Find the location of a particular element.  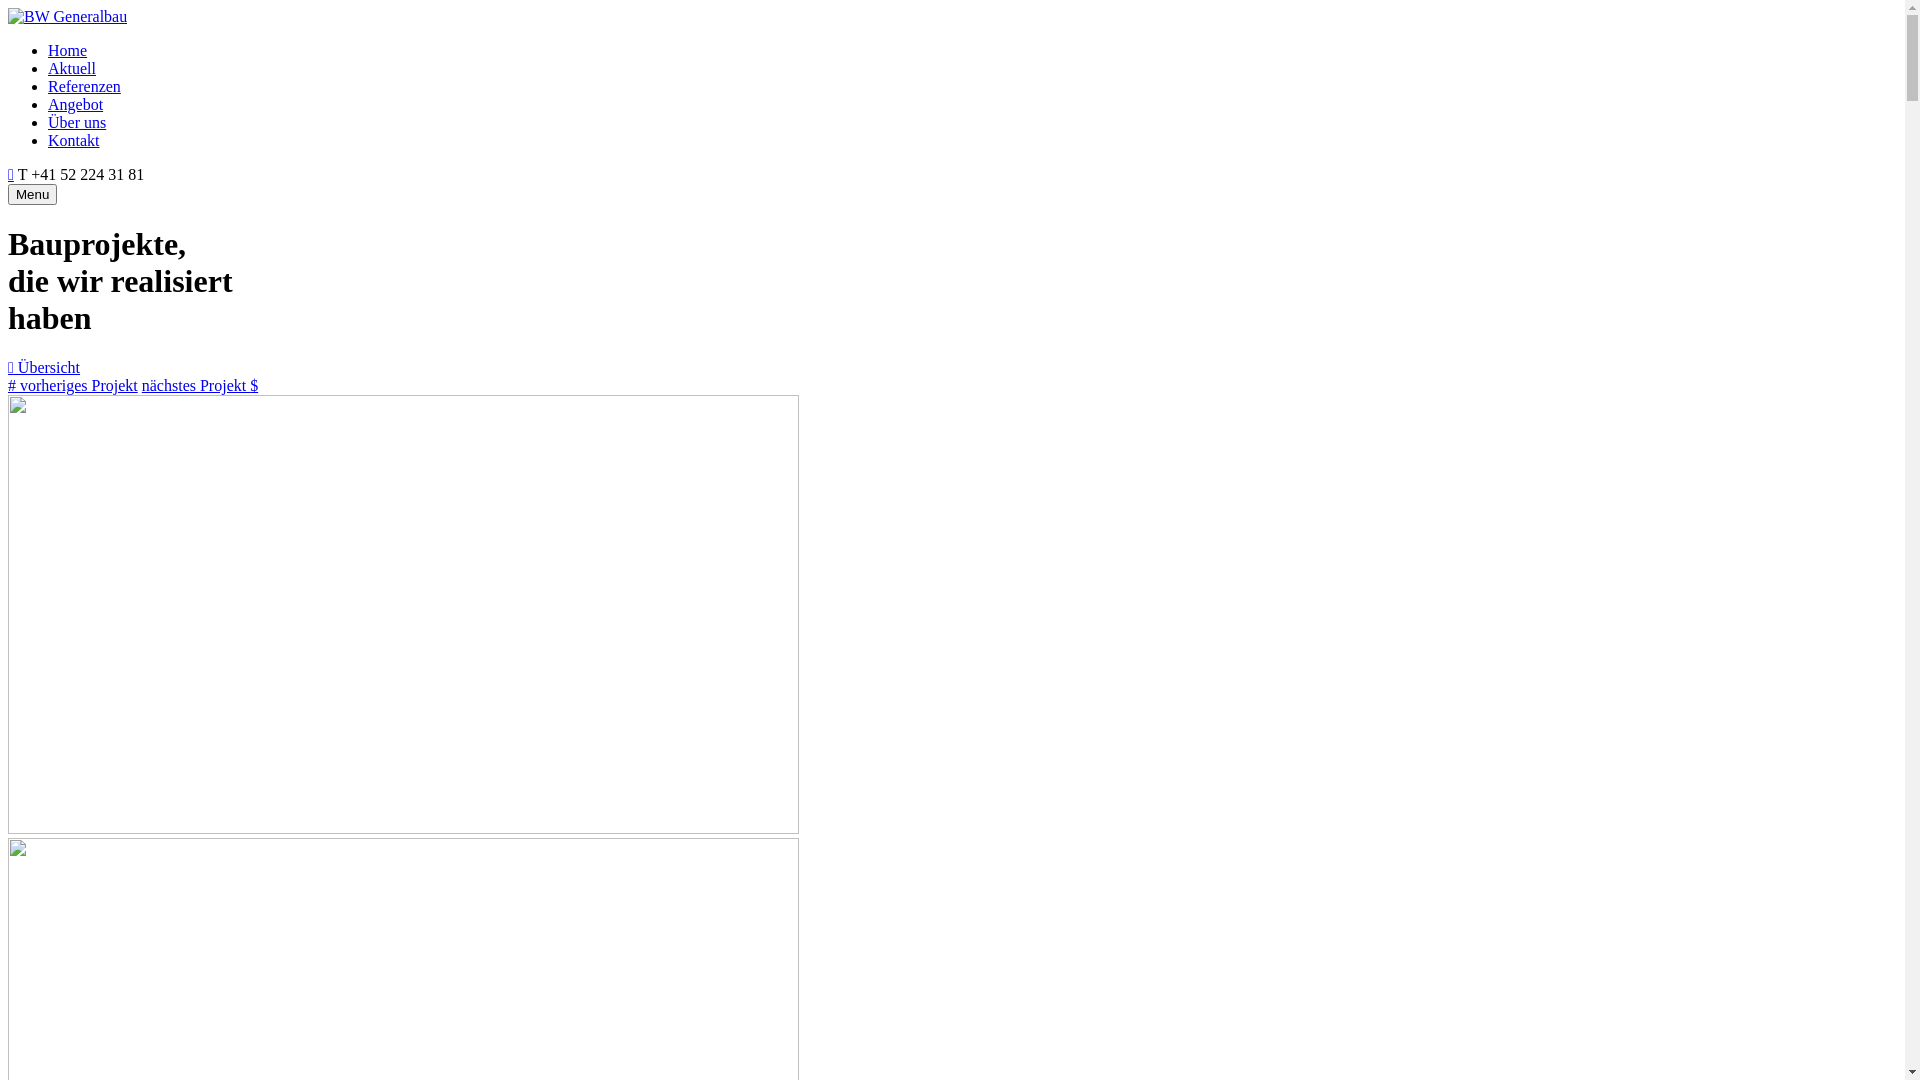

'Angebot' is located at coordinates (75, 104).